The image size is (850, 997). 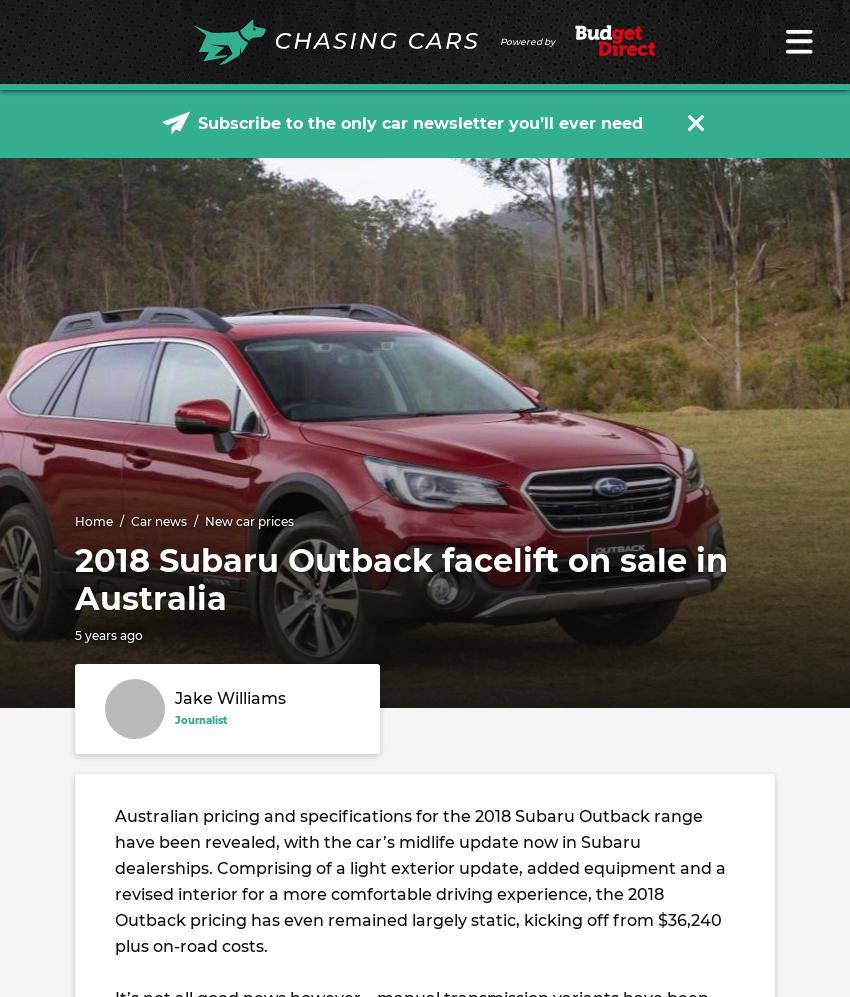 What do you see at coordinates (159, 519) in the screenshot?
I see `'Car news'` at bounding box center [159, 519].